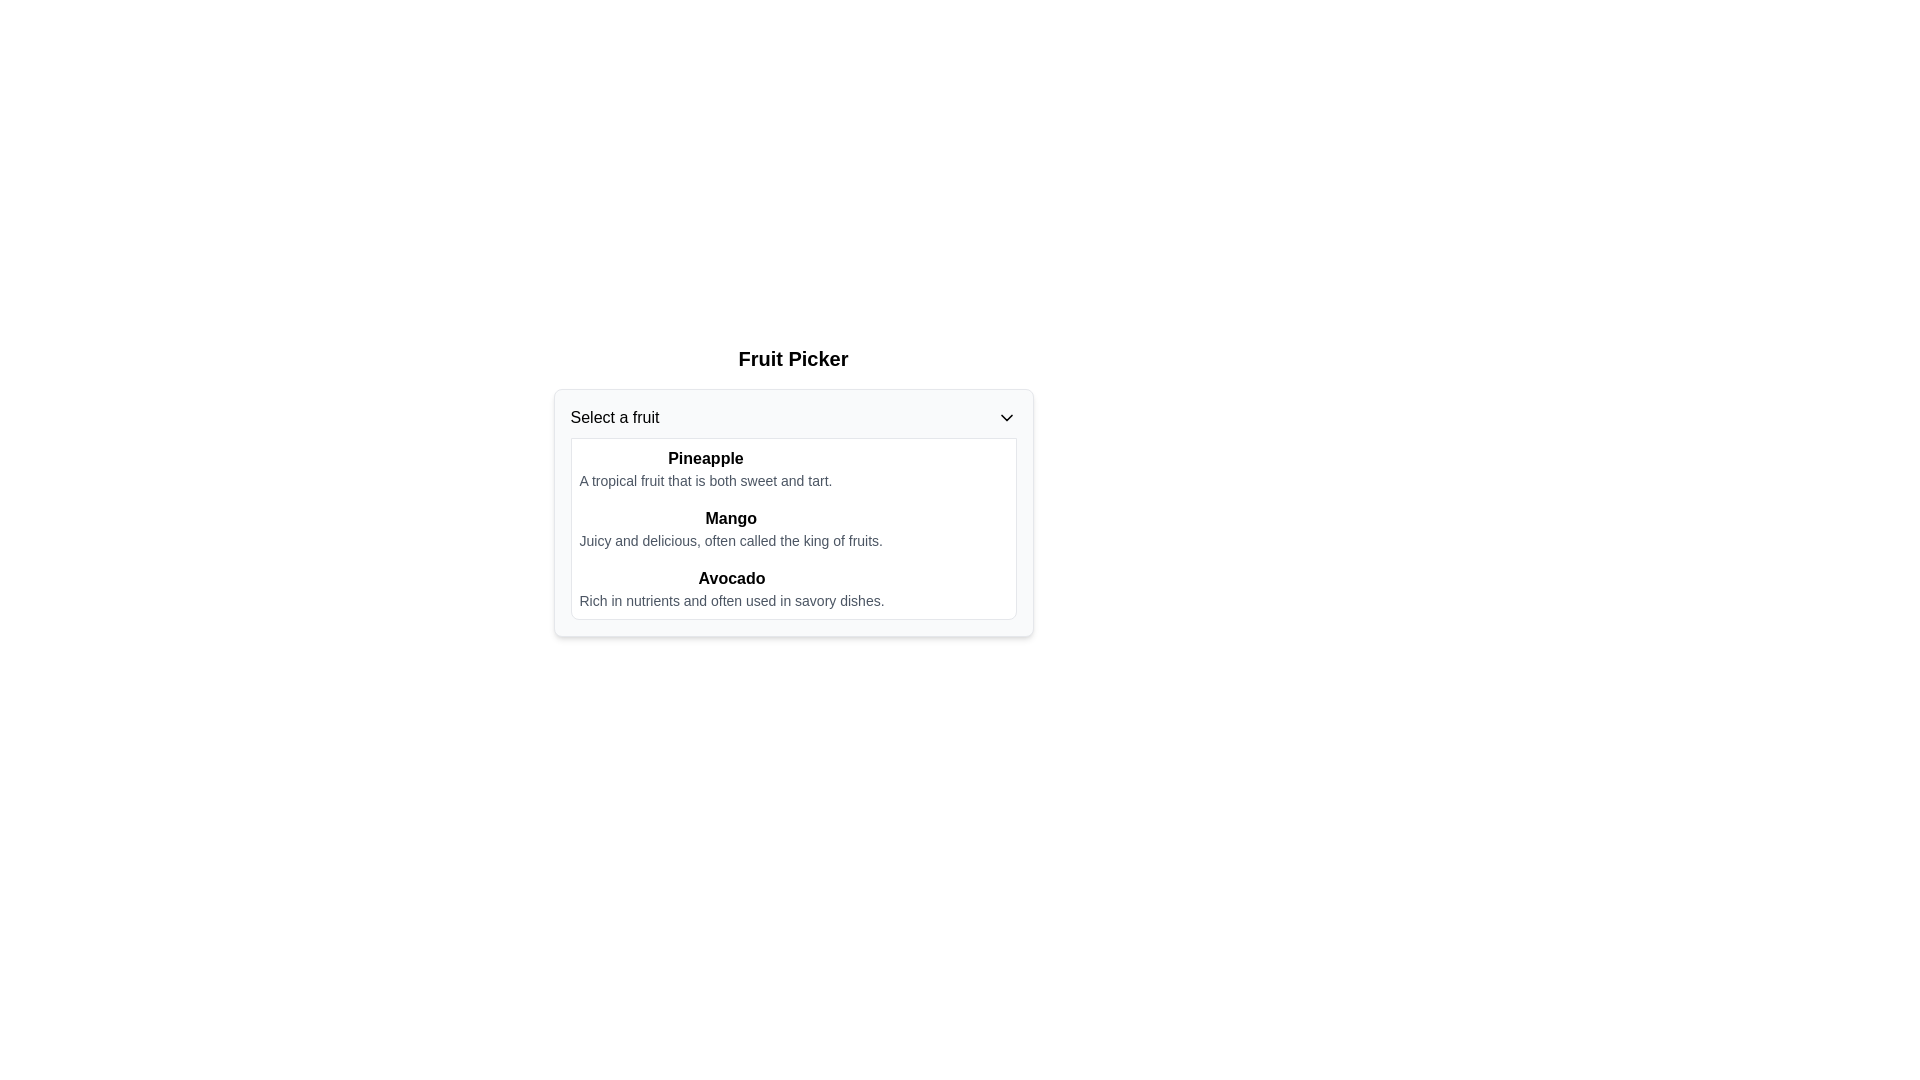  What do you see at coordinates (705, 469) in the screenshot?
I see `the list item with the bold heading 'Pineapple'` at bounding box center [705, 469].